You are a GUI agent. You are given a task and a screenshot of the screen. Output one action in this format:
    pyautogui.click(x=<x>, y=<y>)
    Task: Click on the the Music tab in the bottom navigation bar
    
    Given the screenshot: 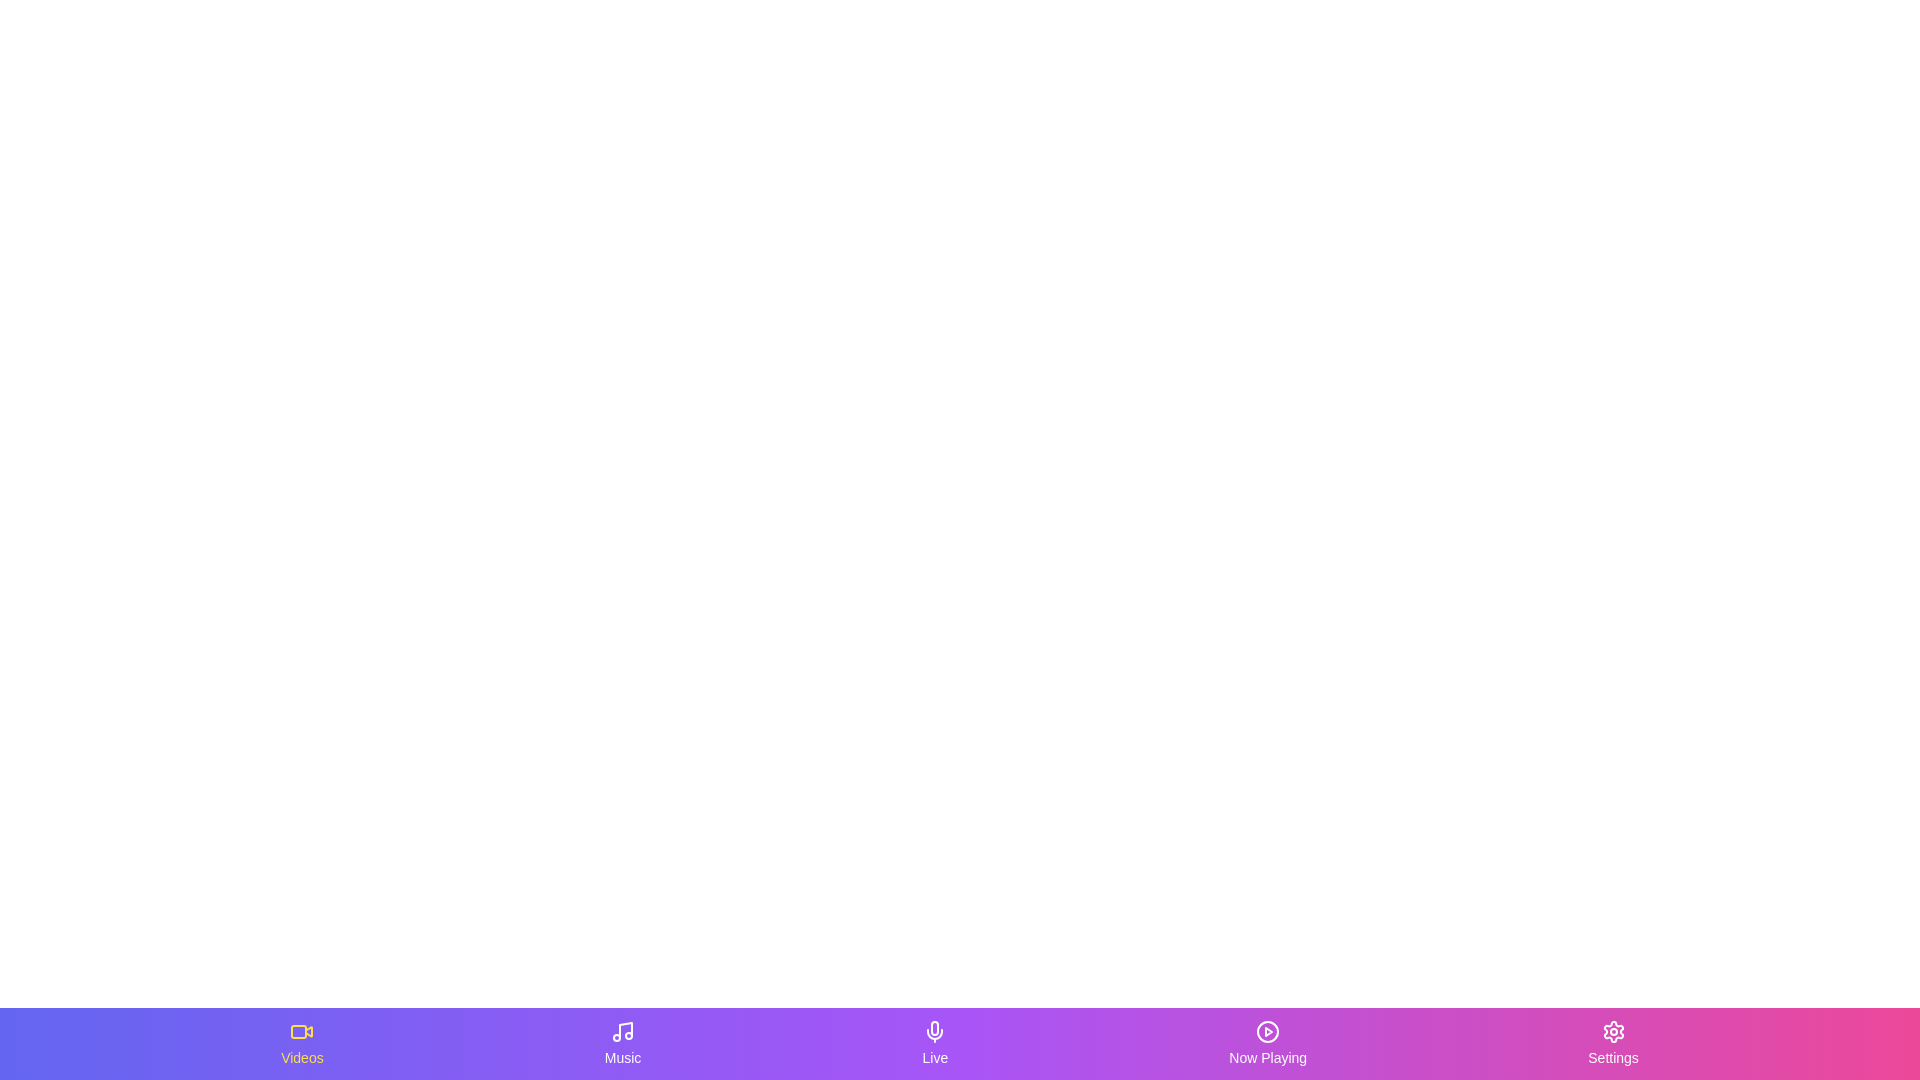 What is the action you would take?
    pyautogui.click(x=622, y=1043)
    